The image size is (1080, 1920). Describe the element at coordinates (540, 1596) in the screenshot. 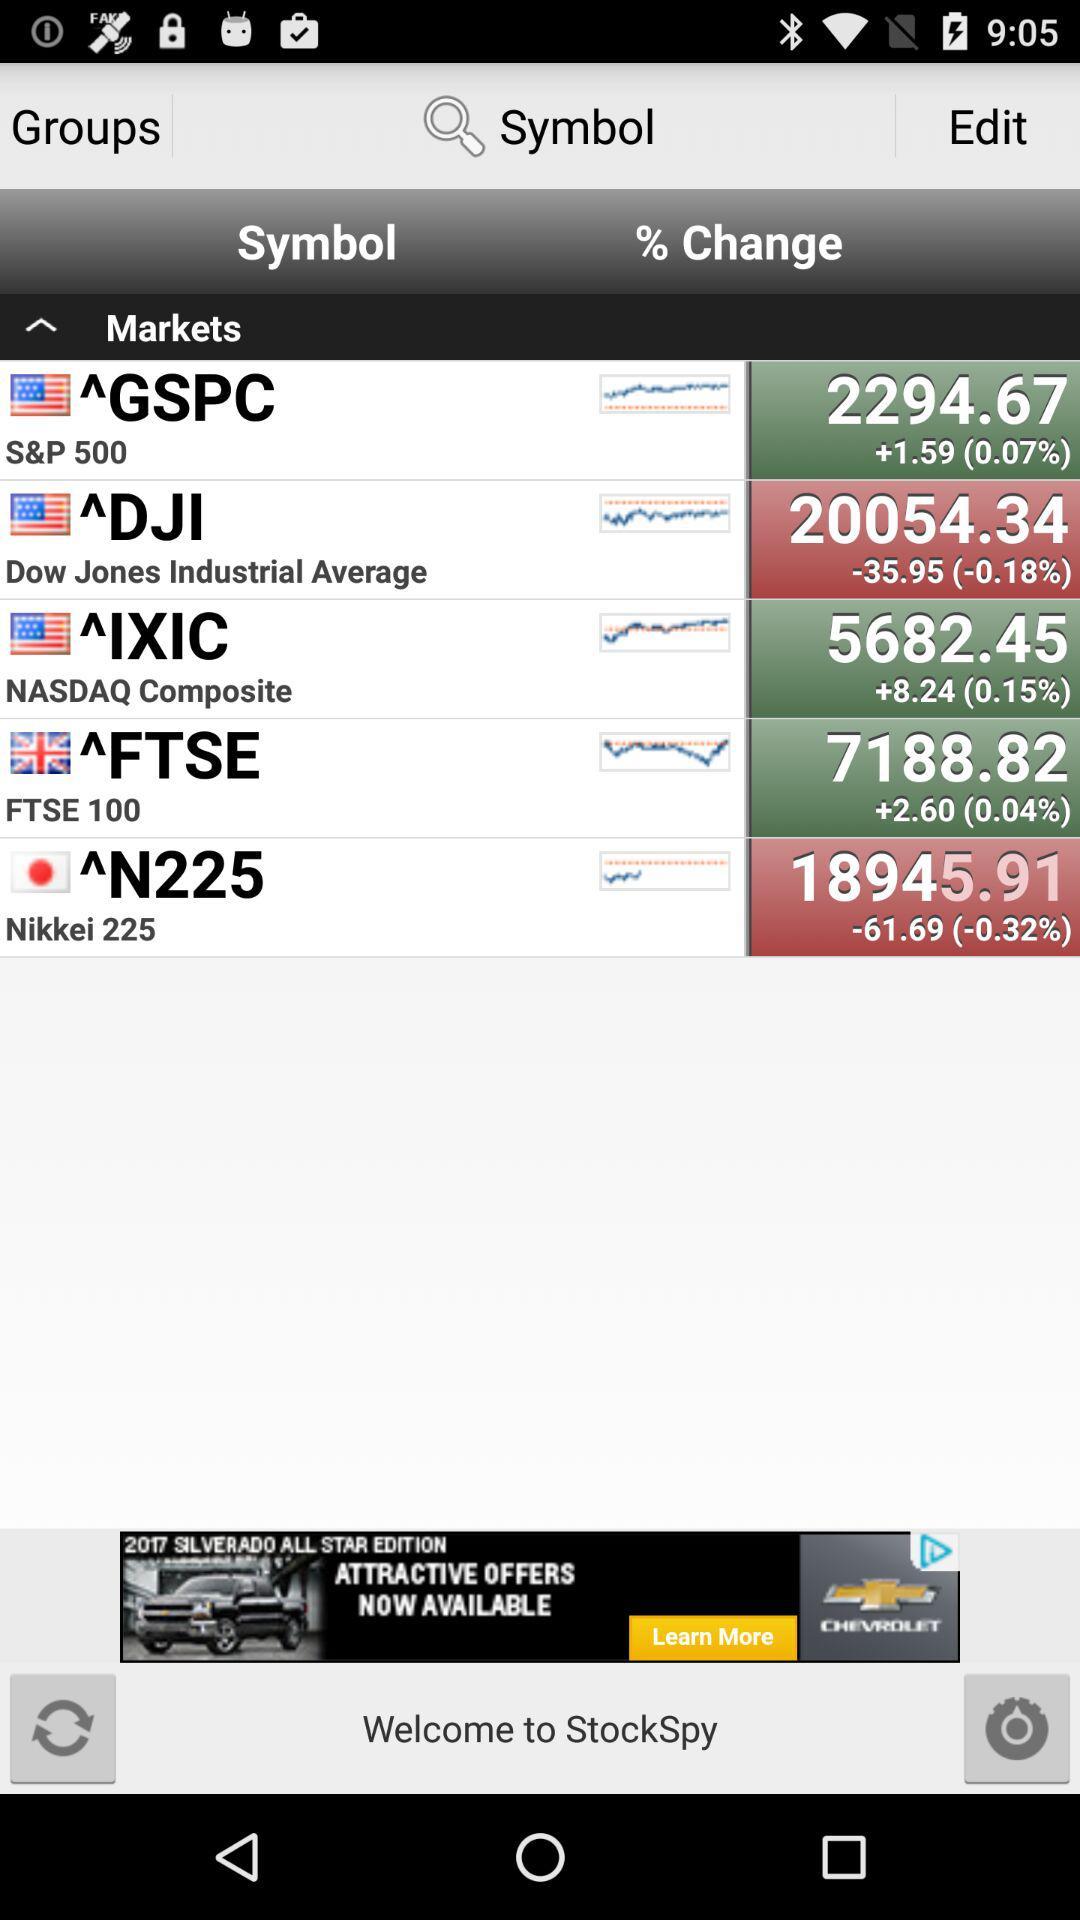

I see `advertisement that will redirect to car website` at that location.